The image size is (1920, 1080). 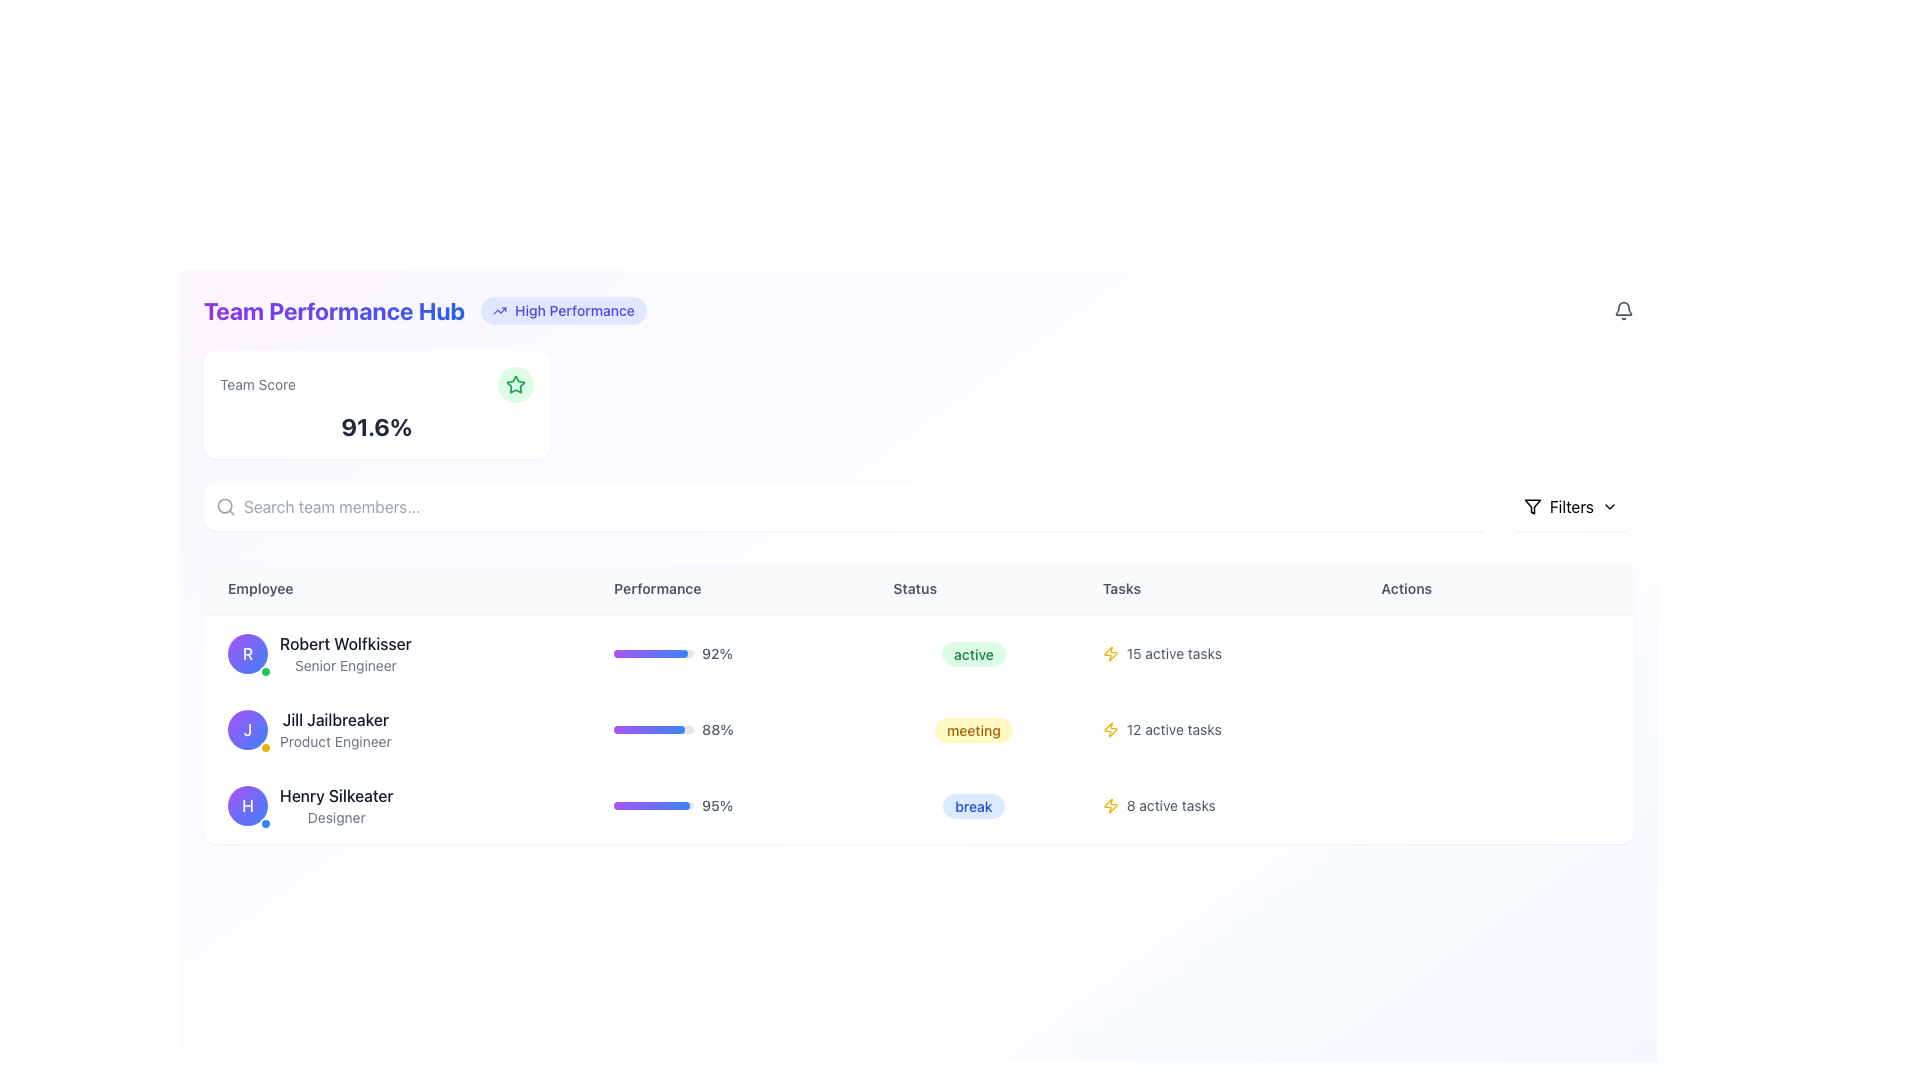 I want to click on the Text Label indicating options or controls for filtering displayed content, located near the top-right corner of the application interface, adjacent to the dropdown arrow icon and filter icon, so click(x=1570, y=505).